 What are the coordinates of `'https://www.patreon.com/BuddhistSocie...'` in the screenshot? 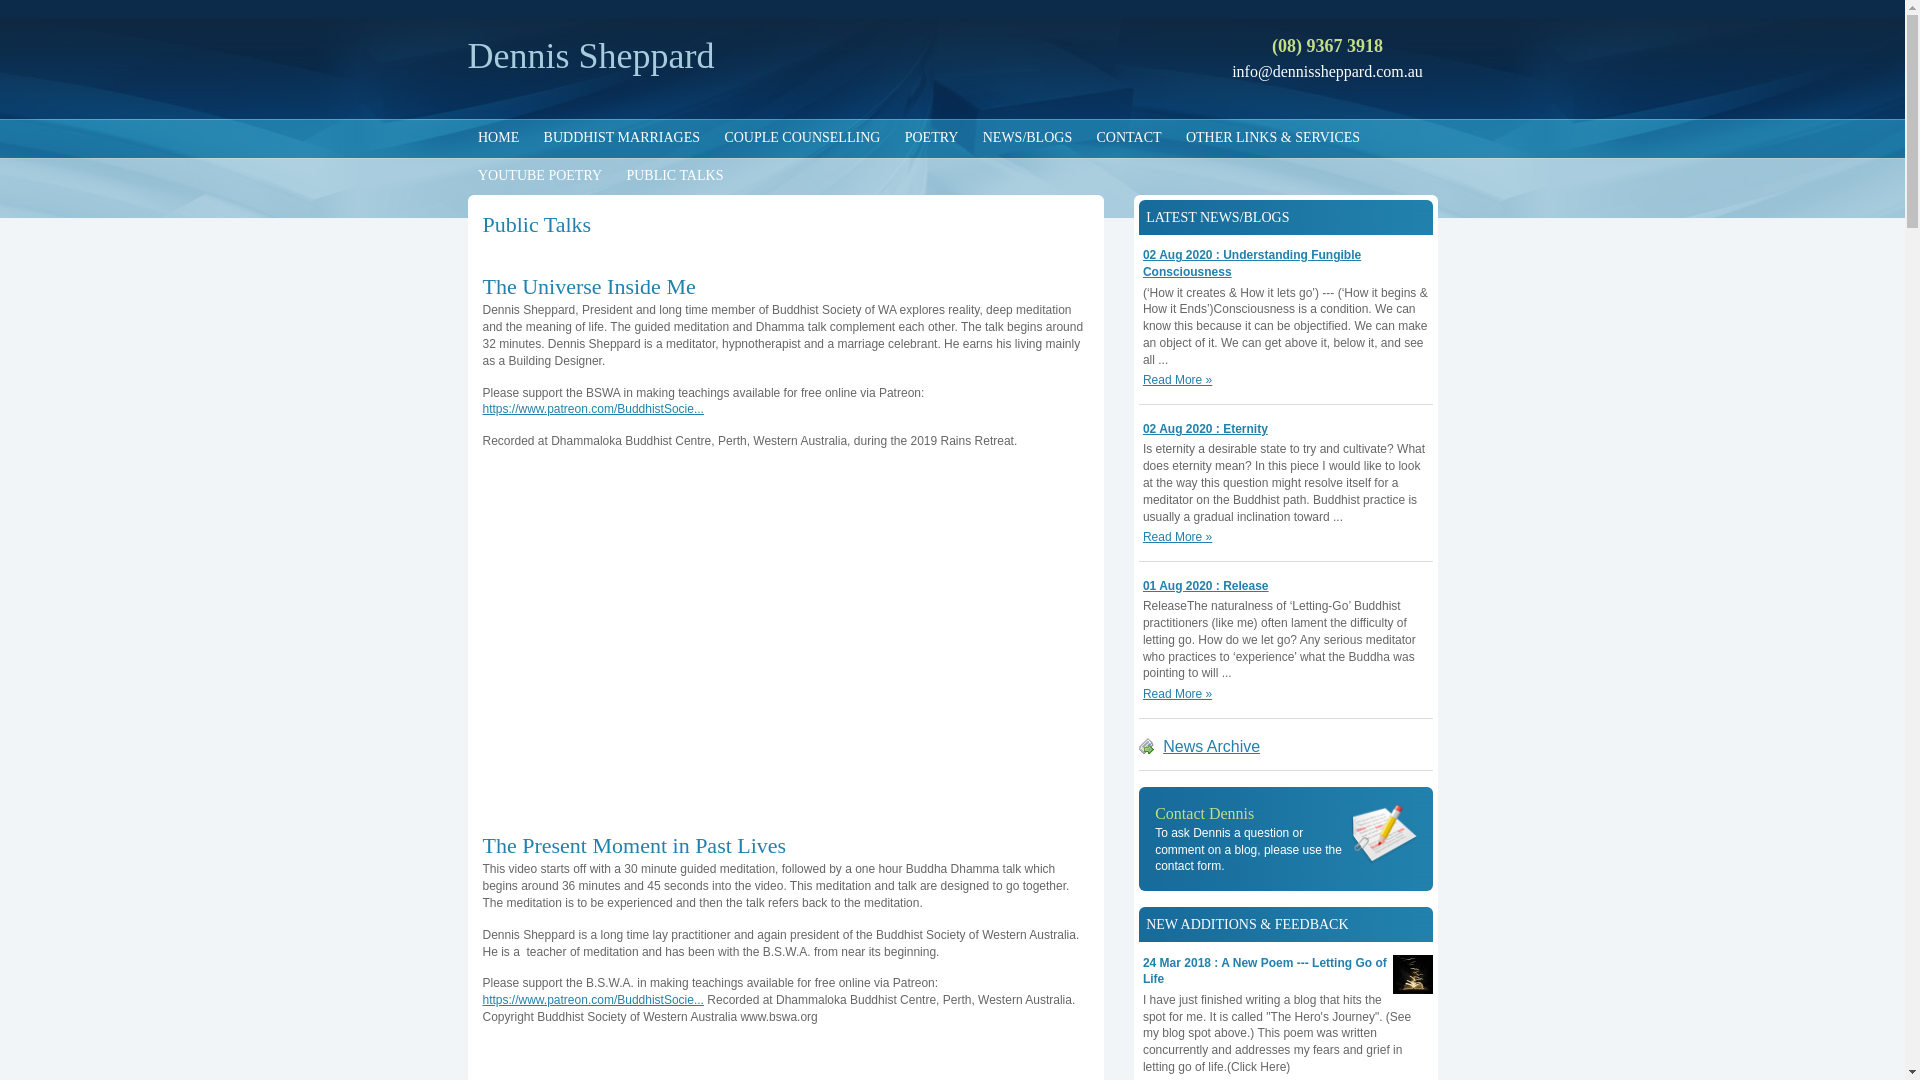 It's located at (591, 407).